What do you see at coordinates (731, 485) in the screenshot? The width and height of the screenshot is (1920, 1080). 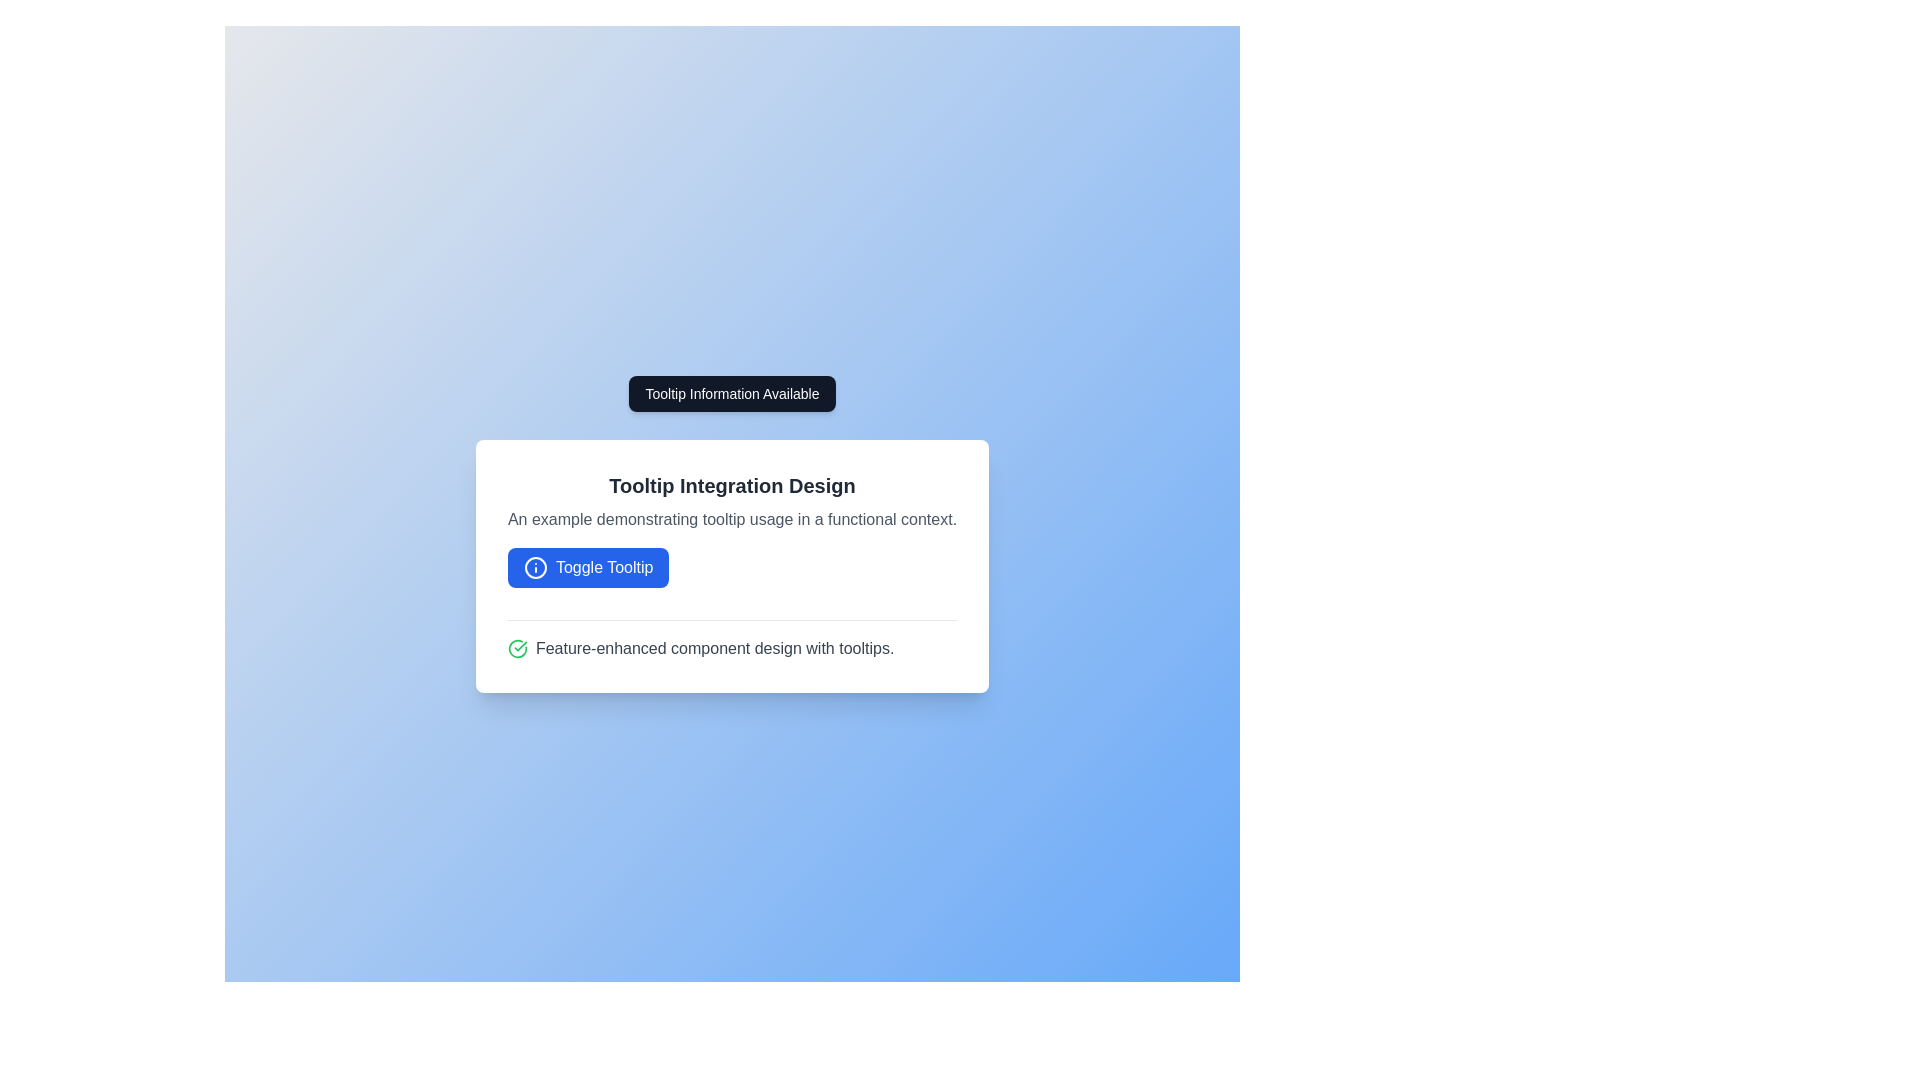 I see `text of the Title/Header that says 'Tooltip Integration Design', which is bold and prominently displayed at the top center of the white rectangular panel` at bounding box center [731, 485].